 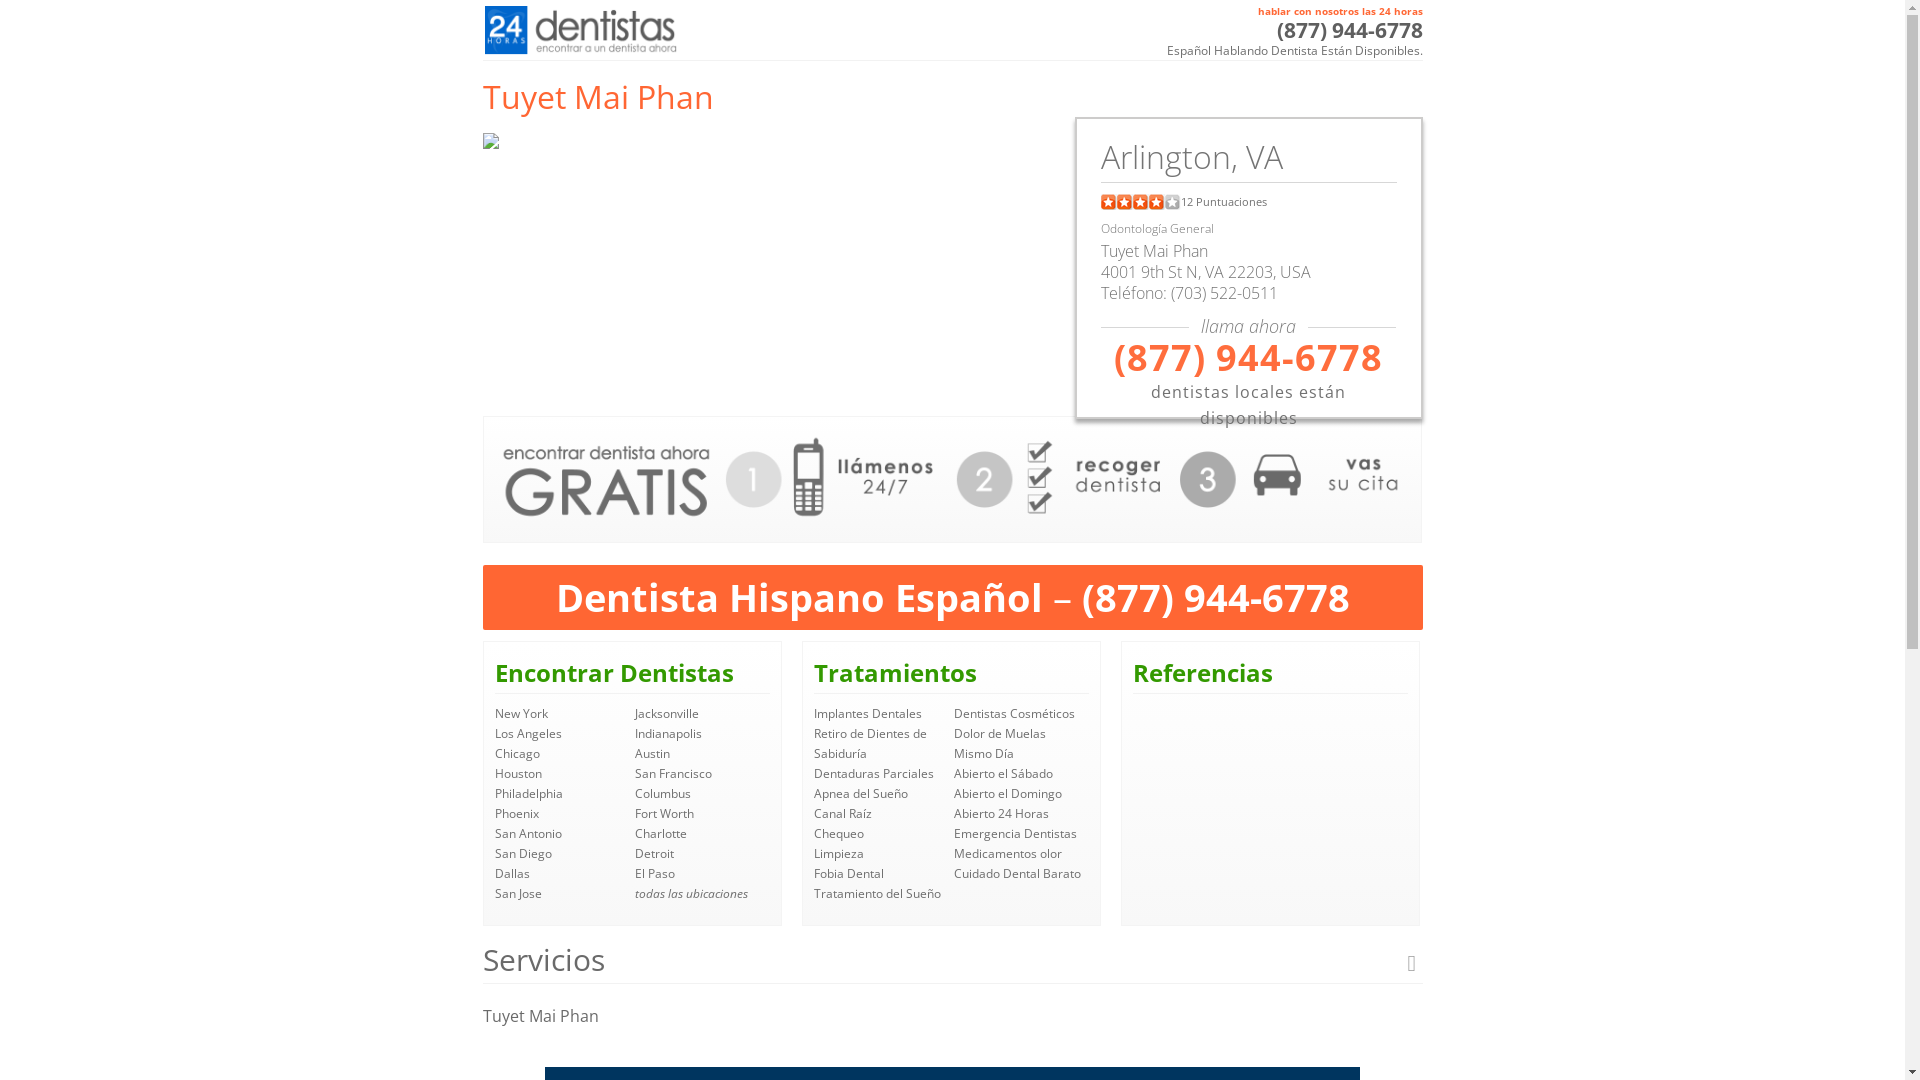 What do you see at coordinates (673, 772) in the screenshot?
I see `'San Francisco'` at bounding box center [673, 772].